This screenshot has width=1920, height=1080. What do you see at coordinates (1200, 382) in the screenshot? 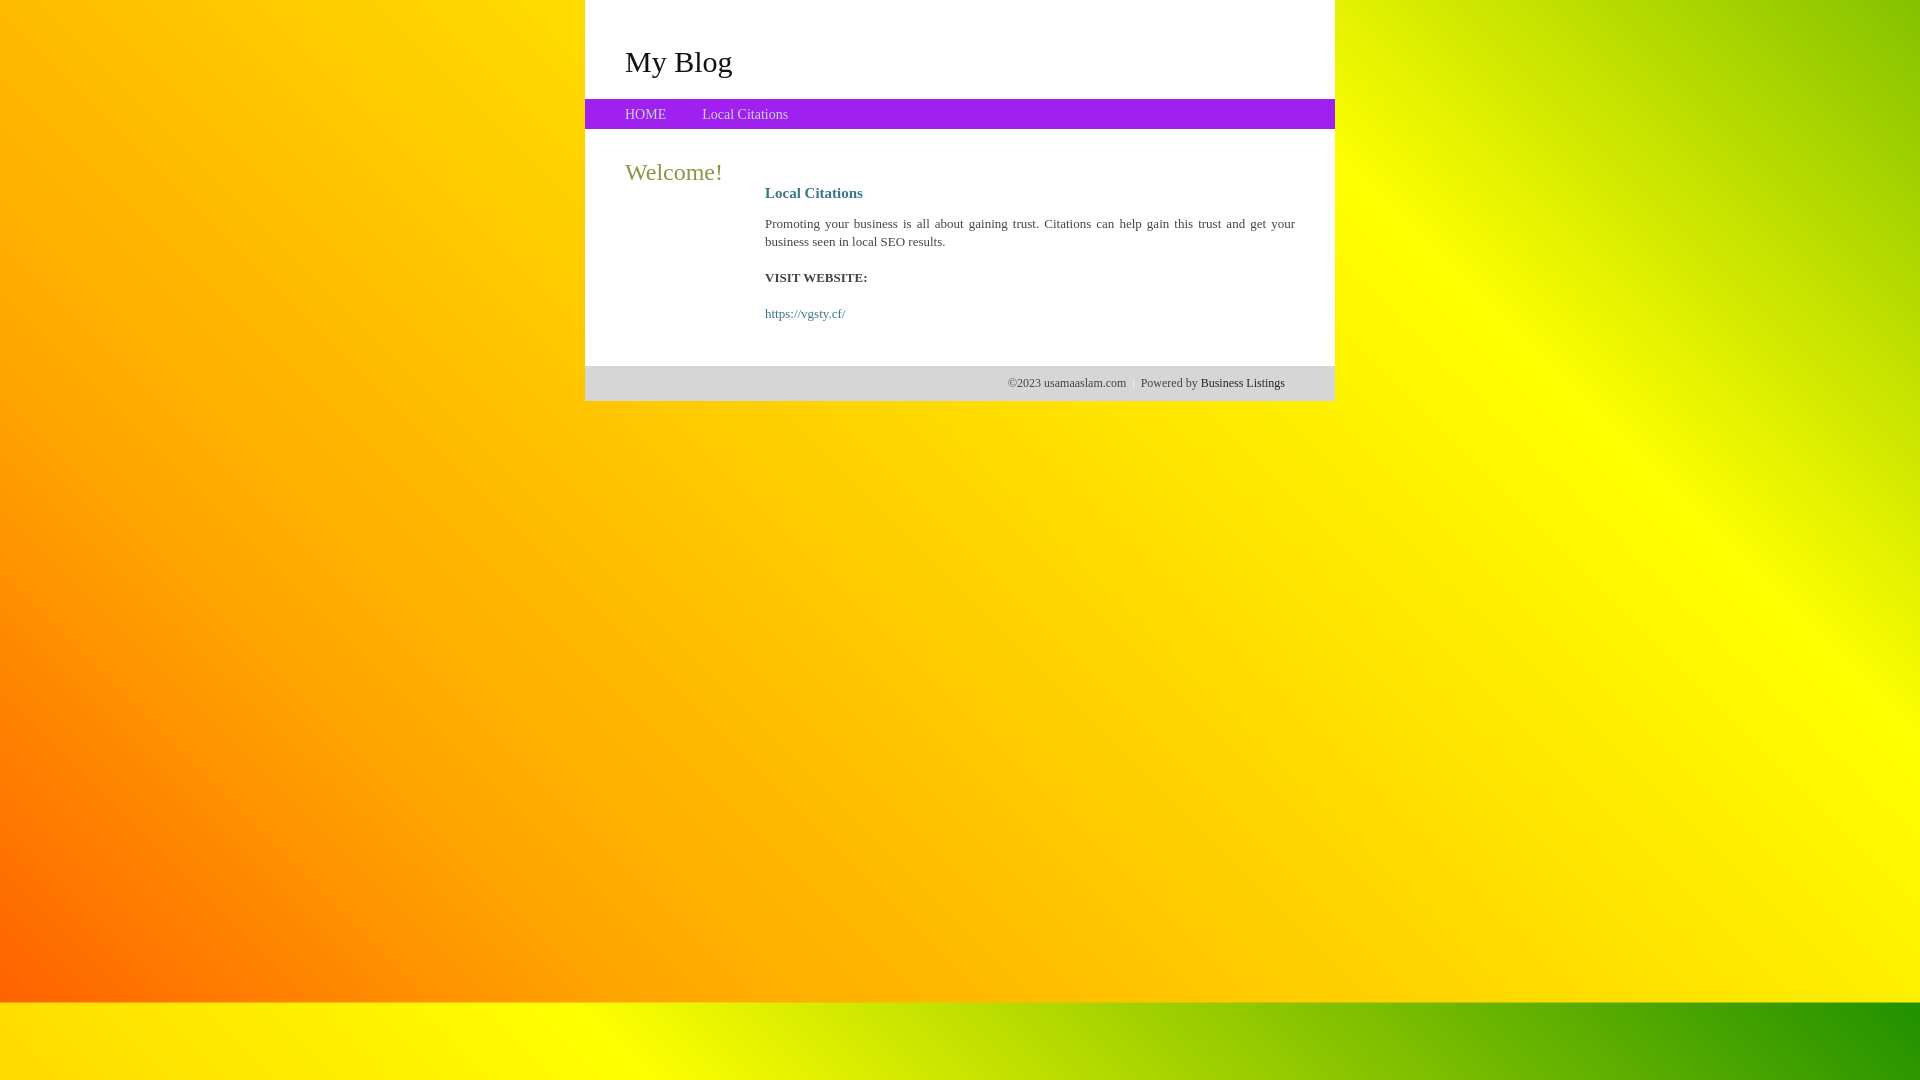
I see `'Business Listings'` at bounding box center [1200, 382].